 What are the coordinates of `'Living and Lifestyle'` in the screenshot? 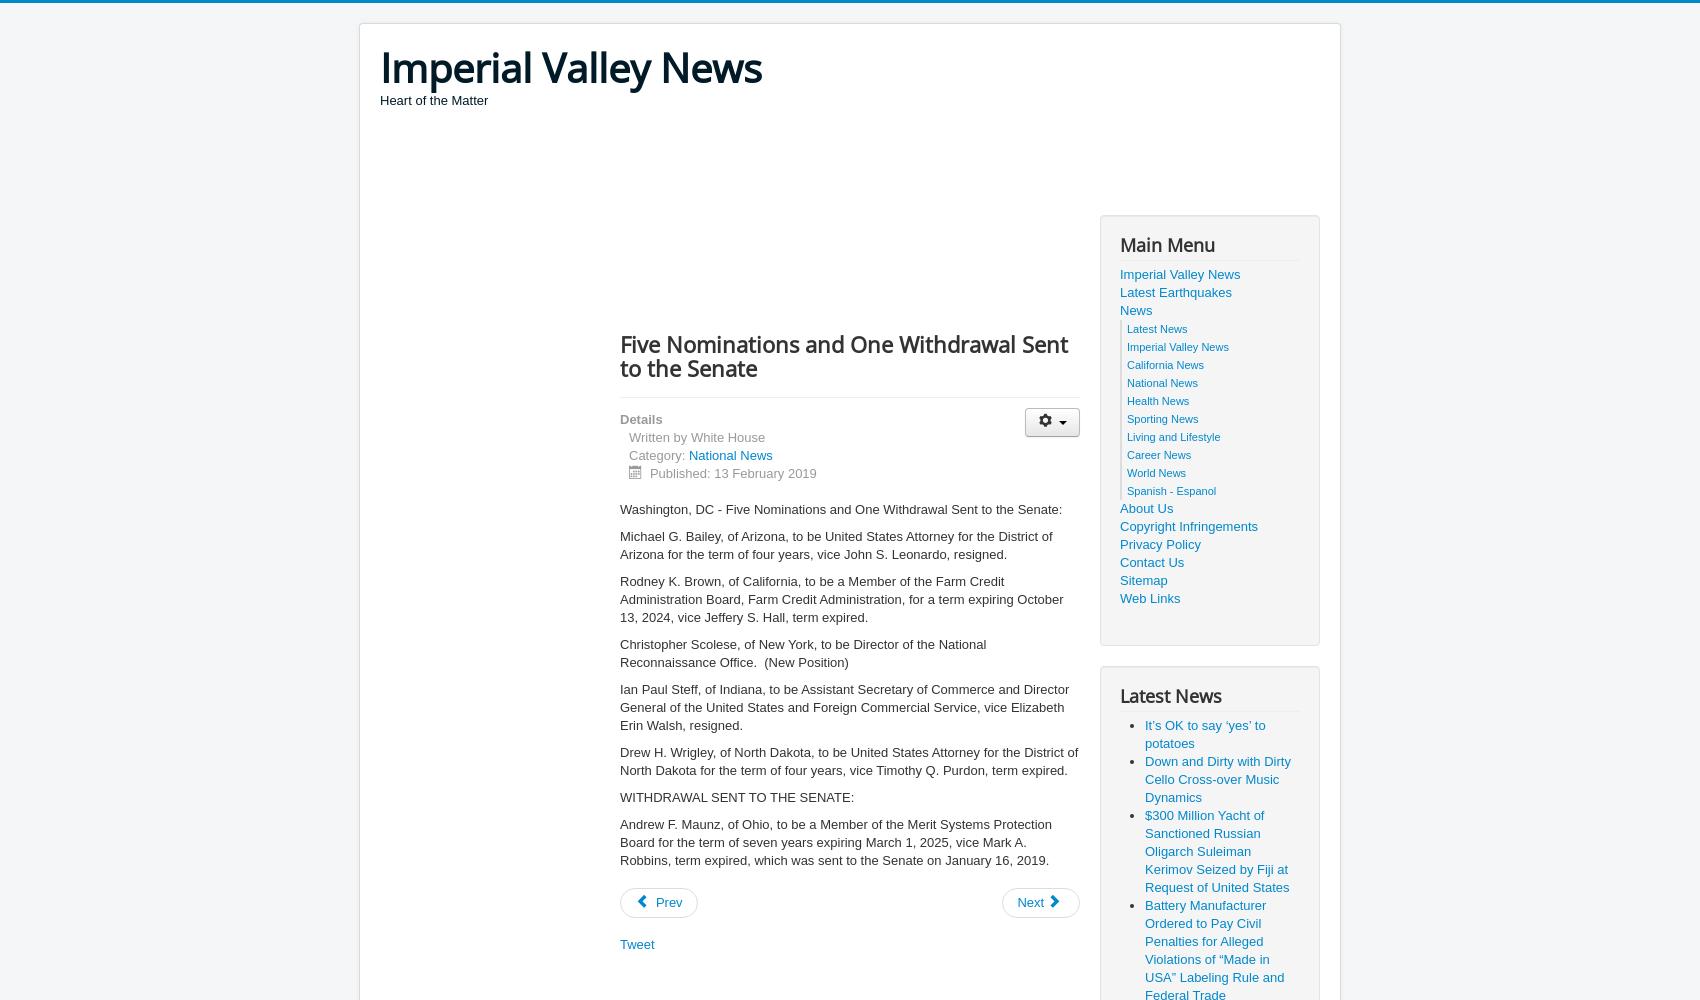 It's located at (1172, 437).